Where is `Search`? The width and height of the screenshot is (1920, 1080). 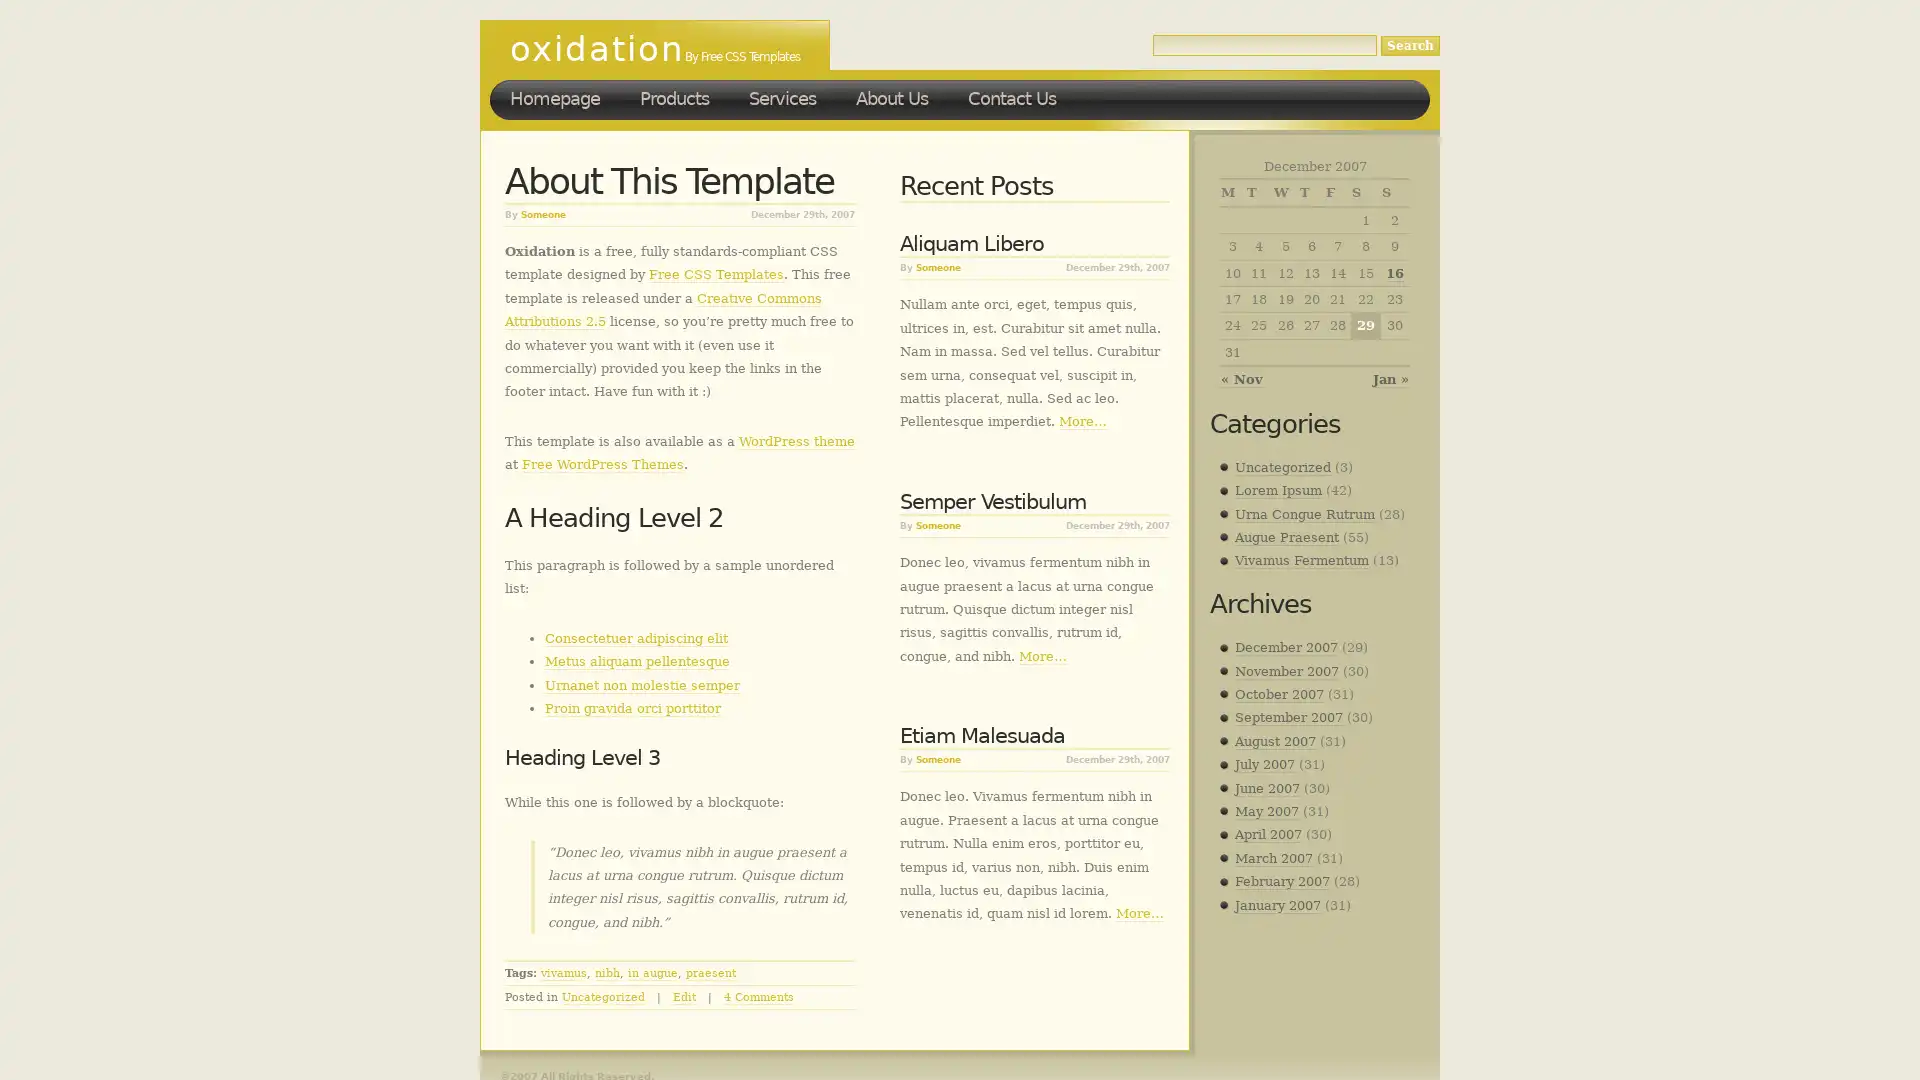
Search is located at coordinates (1409, 45).